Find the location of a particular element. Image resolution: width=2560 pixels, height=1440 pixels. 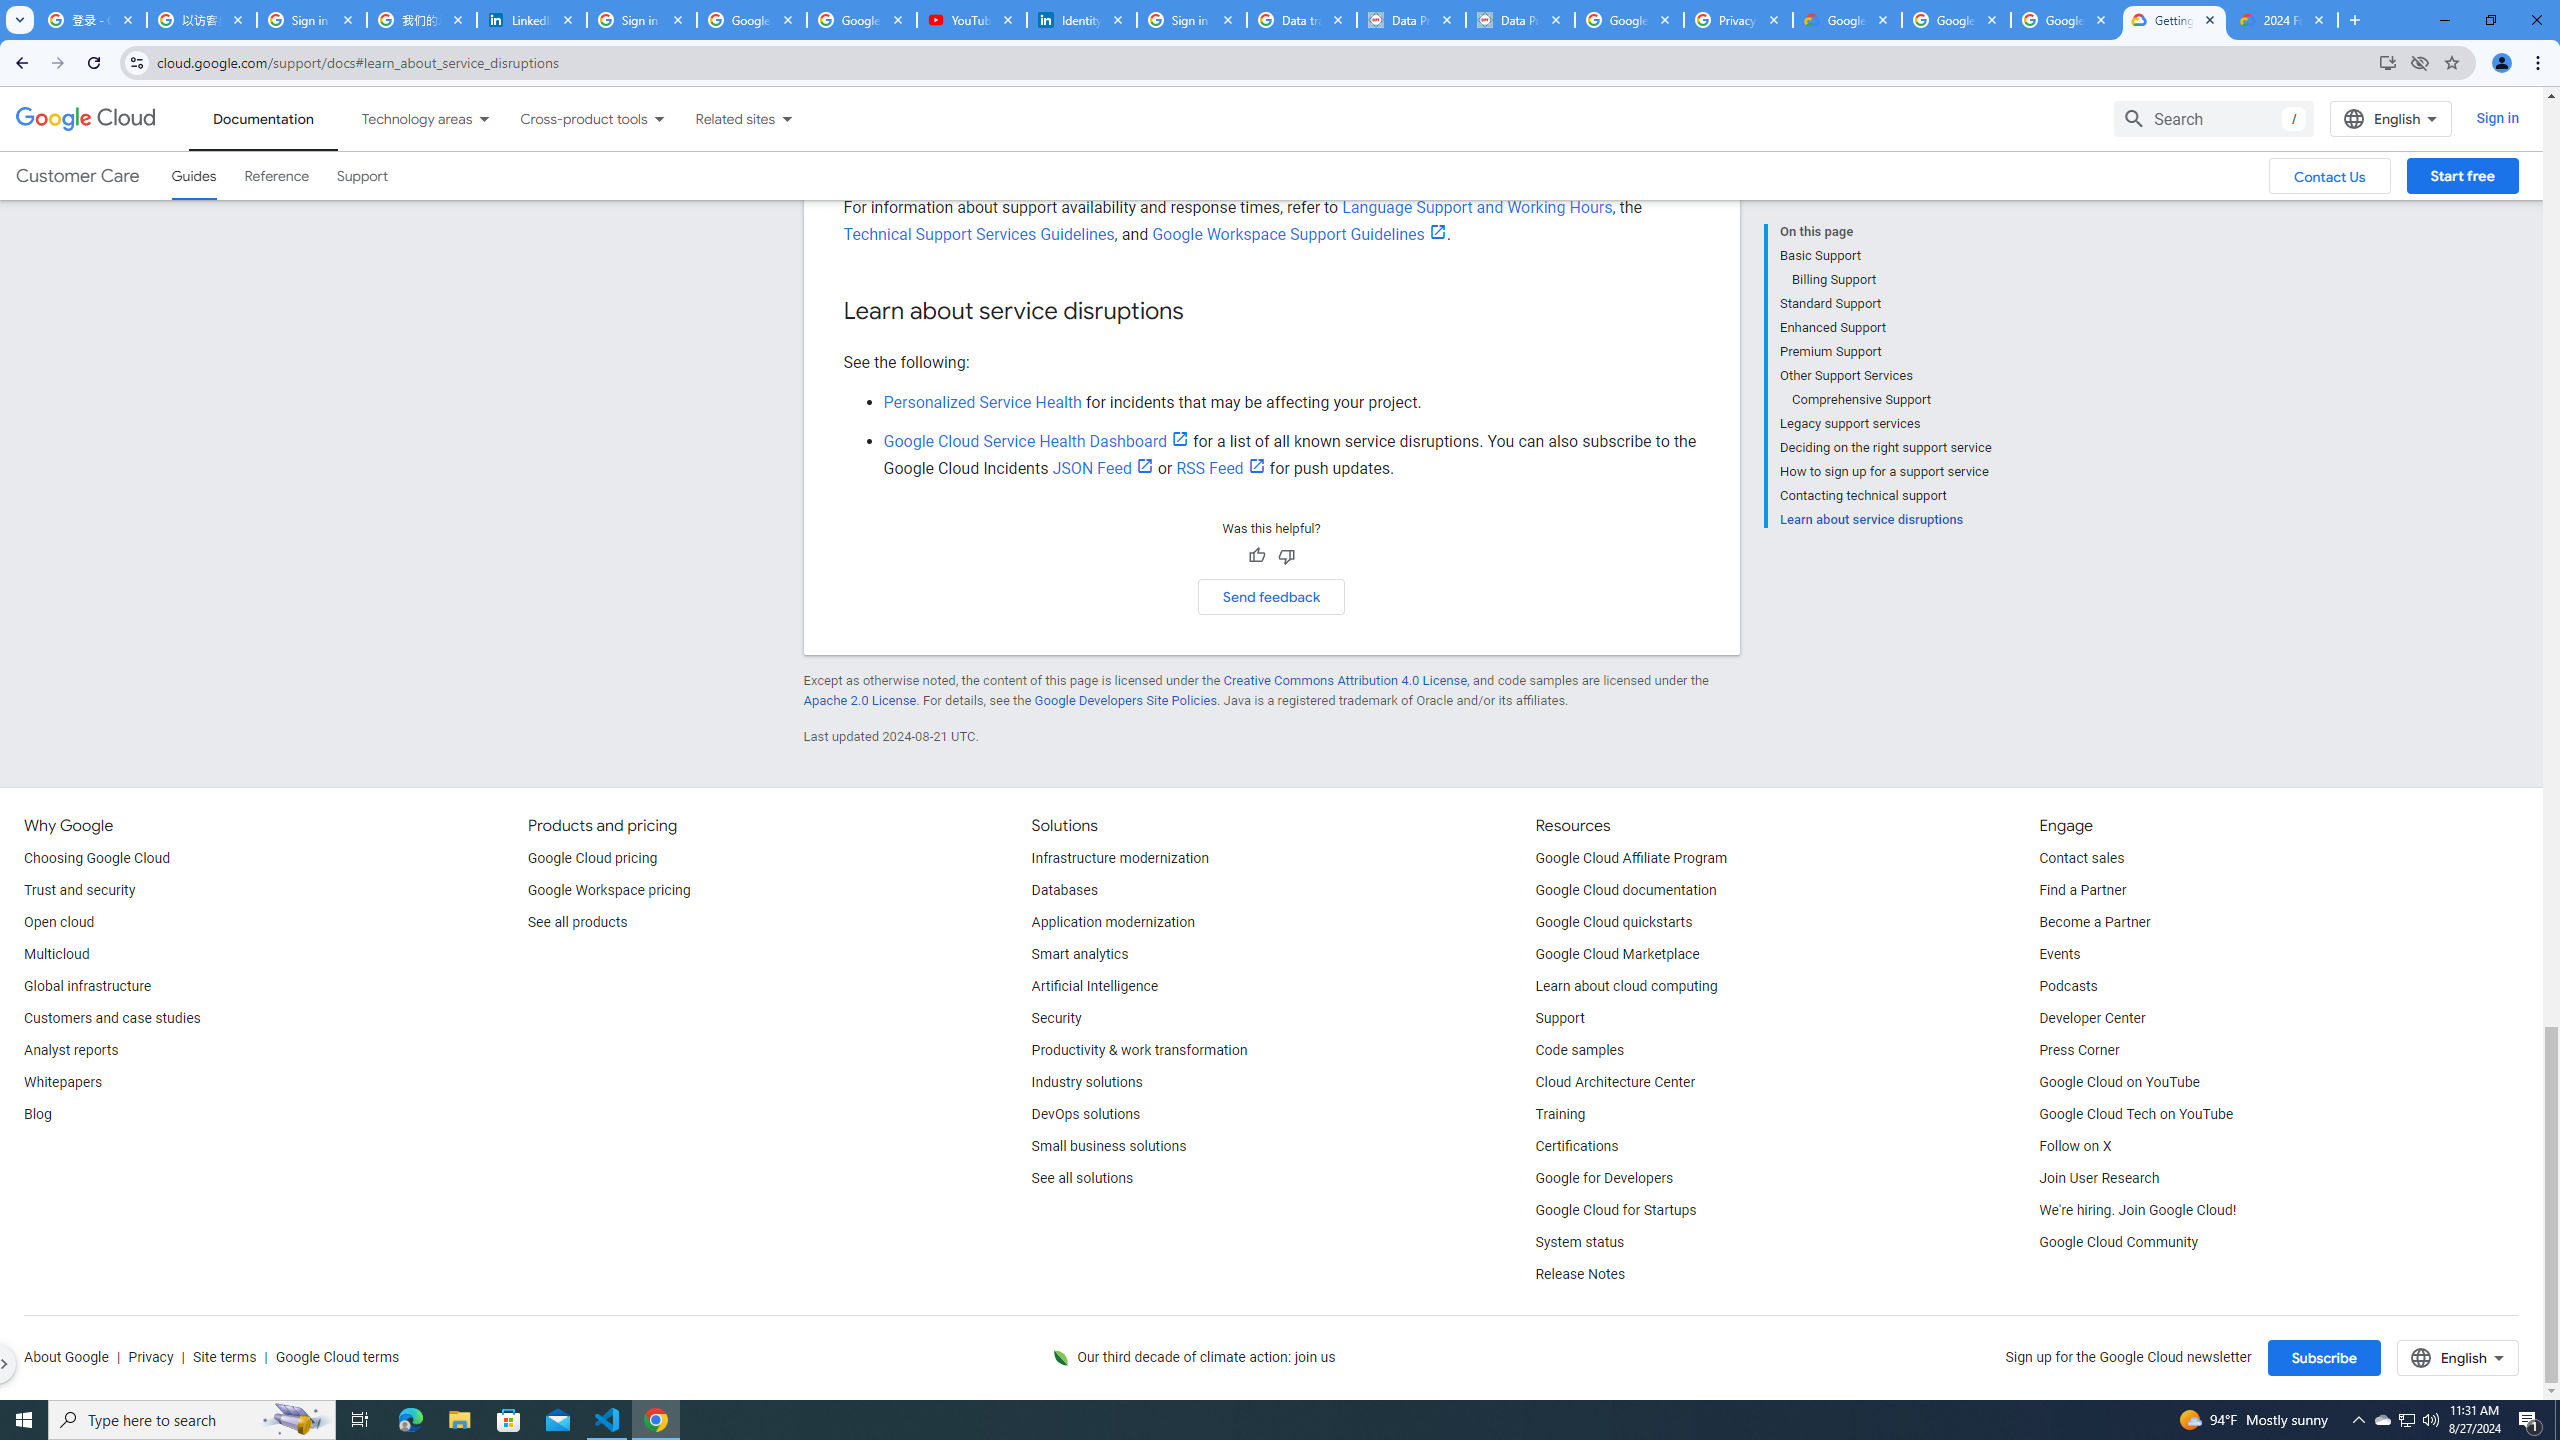

'Technical Support Services Guidelines' is located at coordinates (978, 233).